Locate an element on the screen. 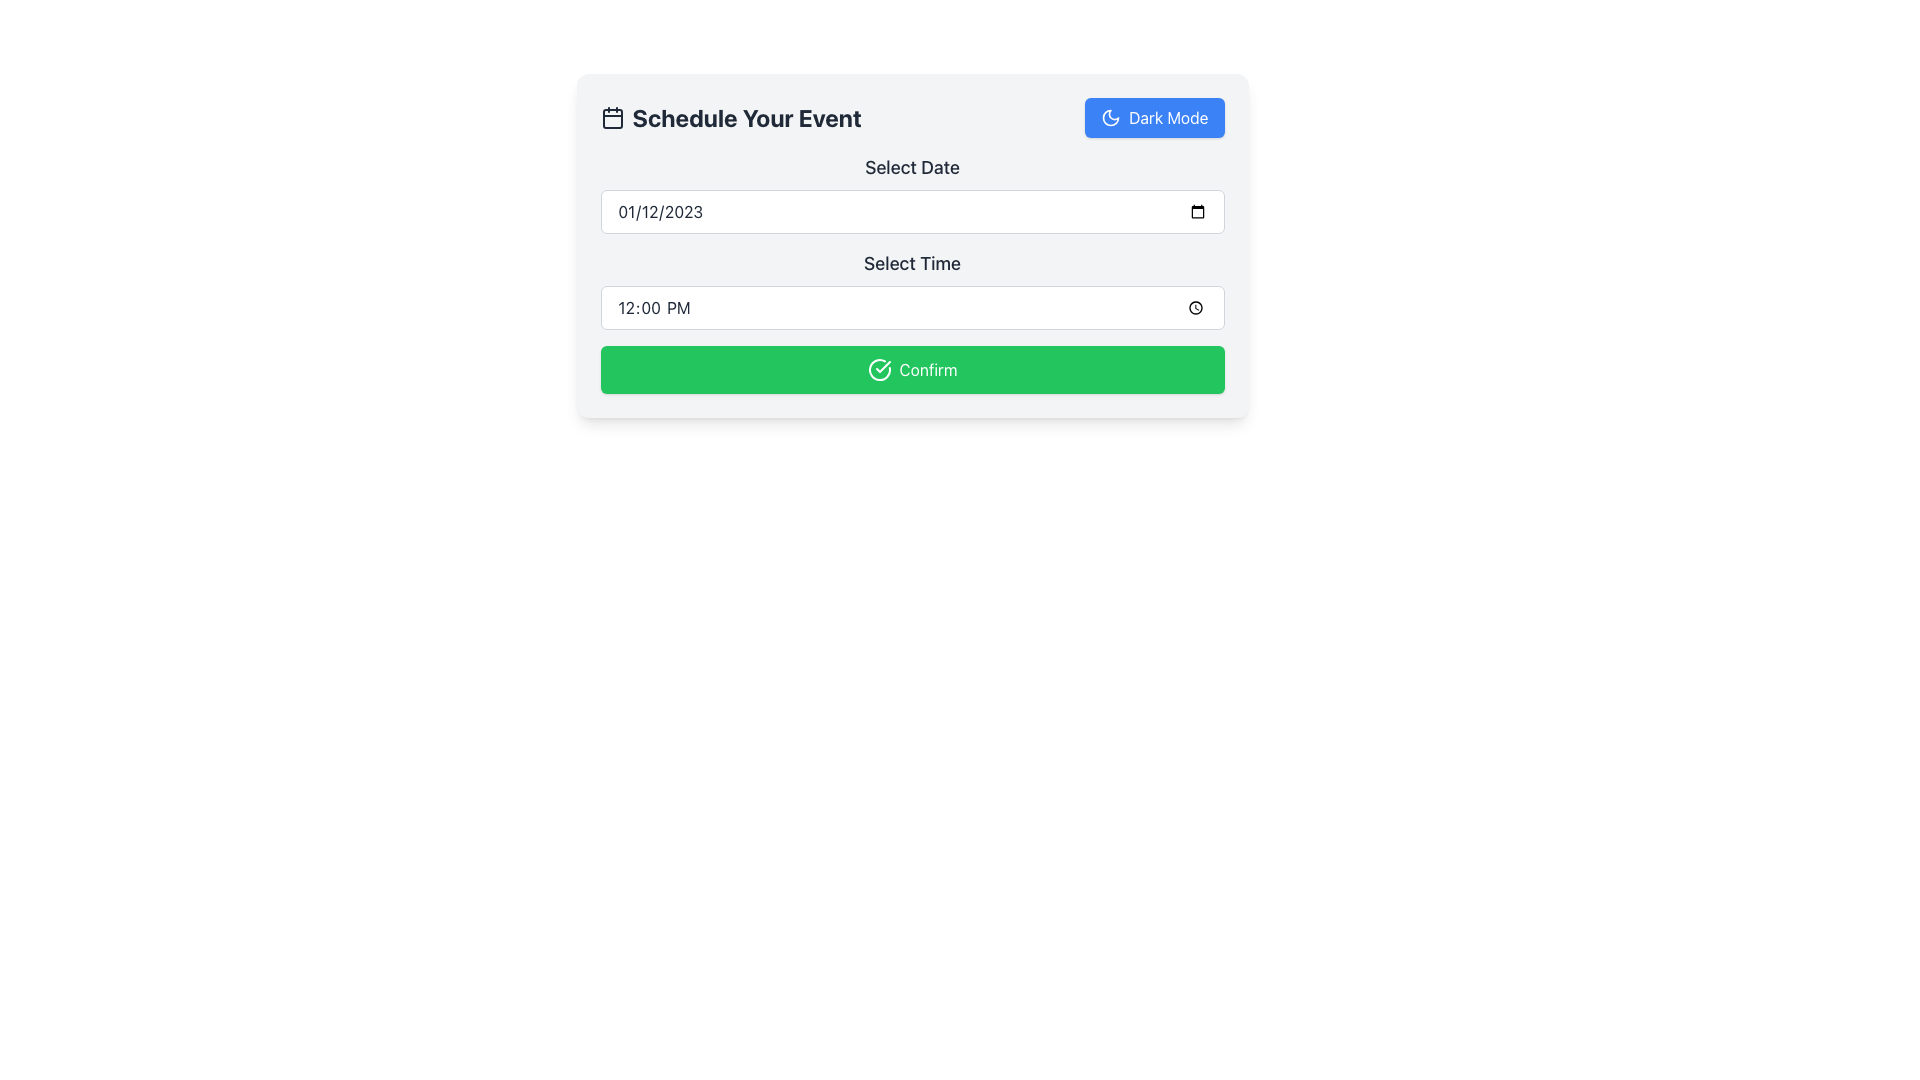  the 'Confirm' button, which is a horizontally centered button with rounded corners, a vivid green background, a white circle-check icon, and white text located at the bottom of the dialog box is located at coordinates (911, 370).